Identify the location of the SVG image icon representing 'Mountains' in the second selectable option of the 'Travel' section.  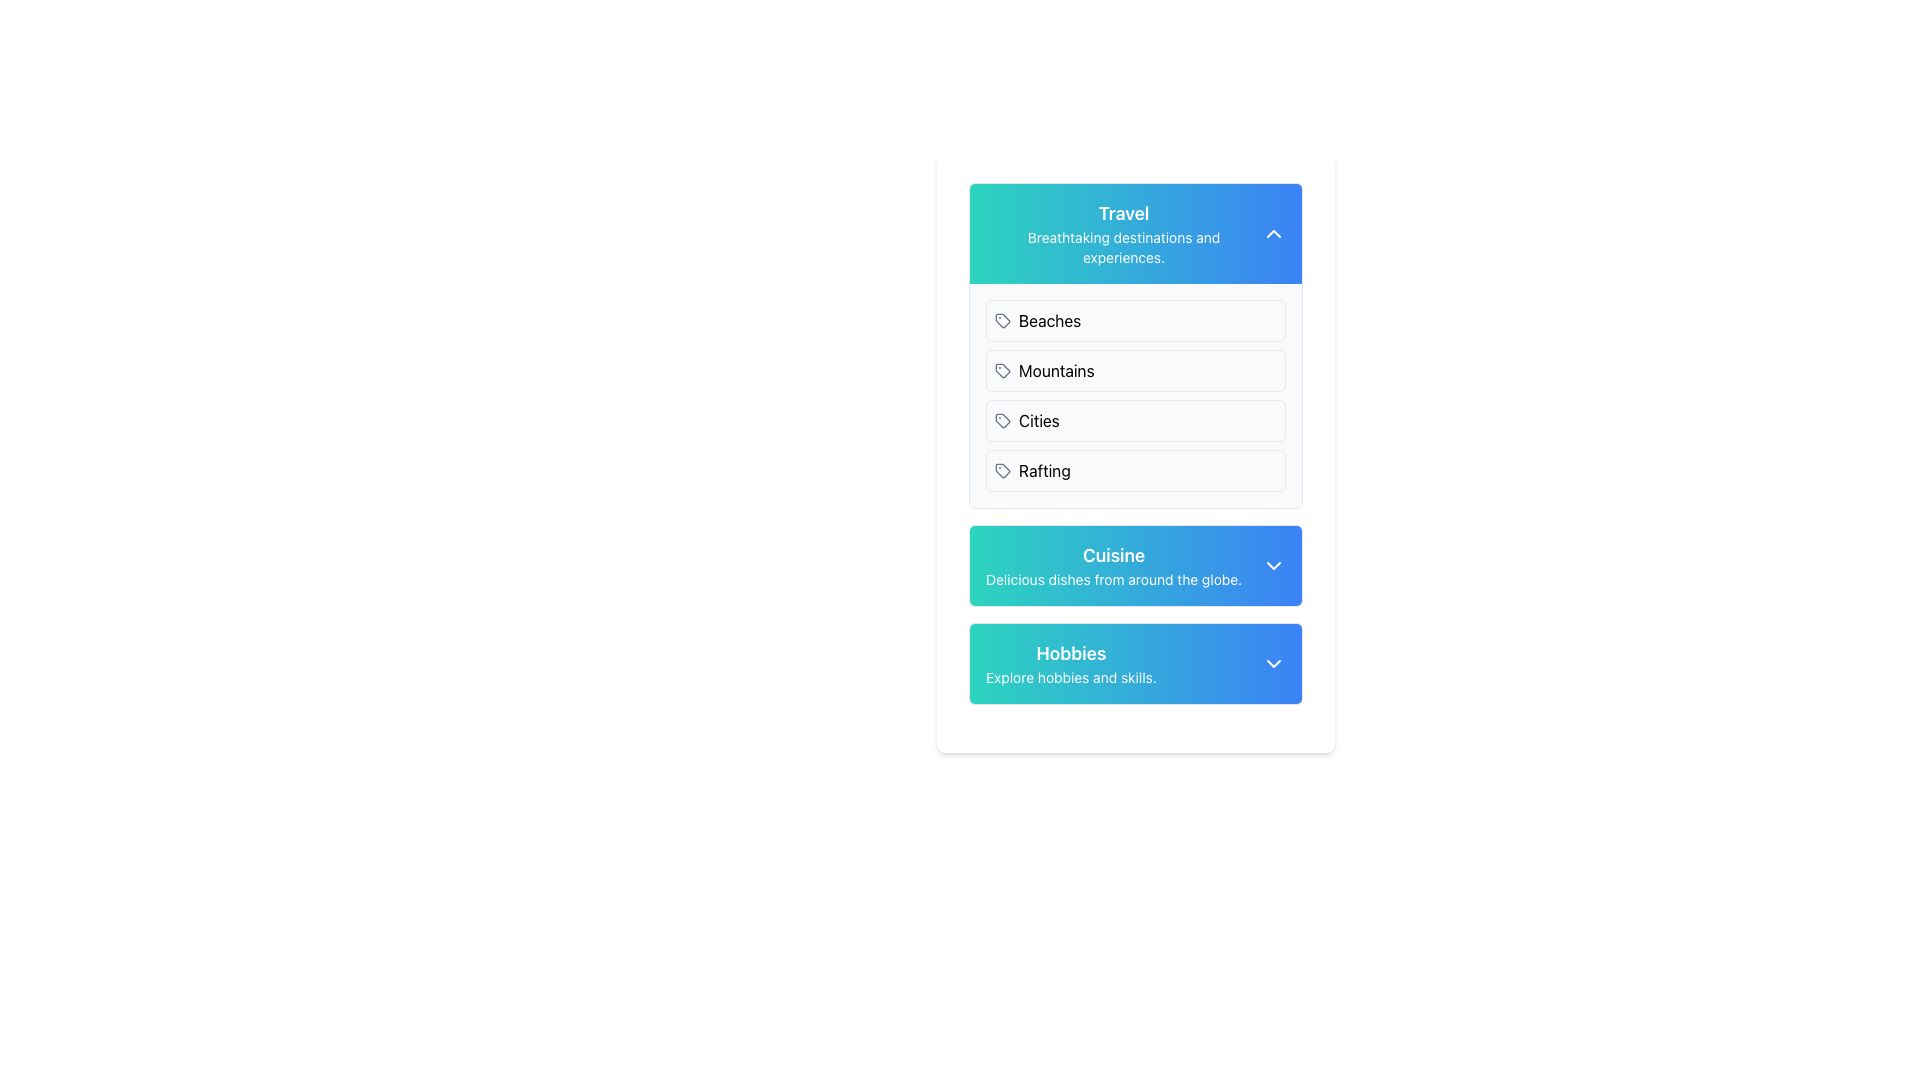
(1003, 370).